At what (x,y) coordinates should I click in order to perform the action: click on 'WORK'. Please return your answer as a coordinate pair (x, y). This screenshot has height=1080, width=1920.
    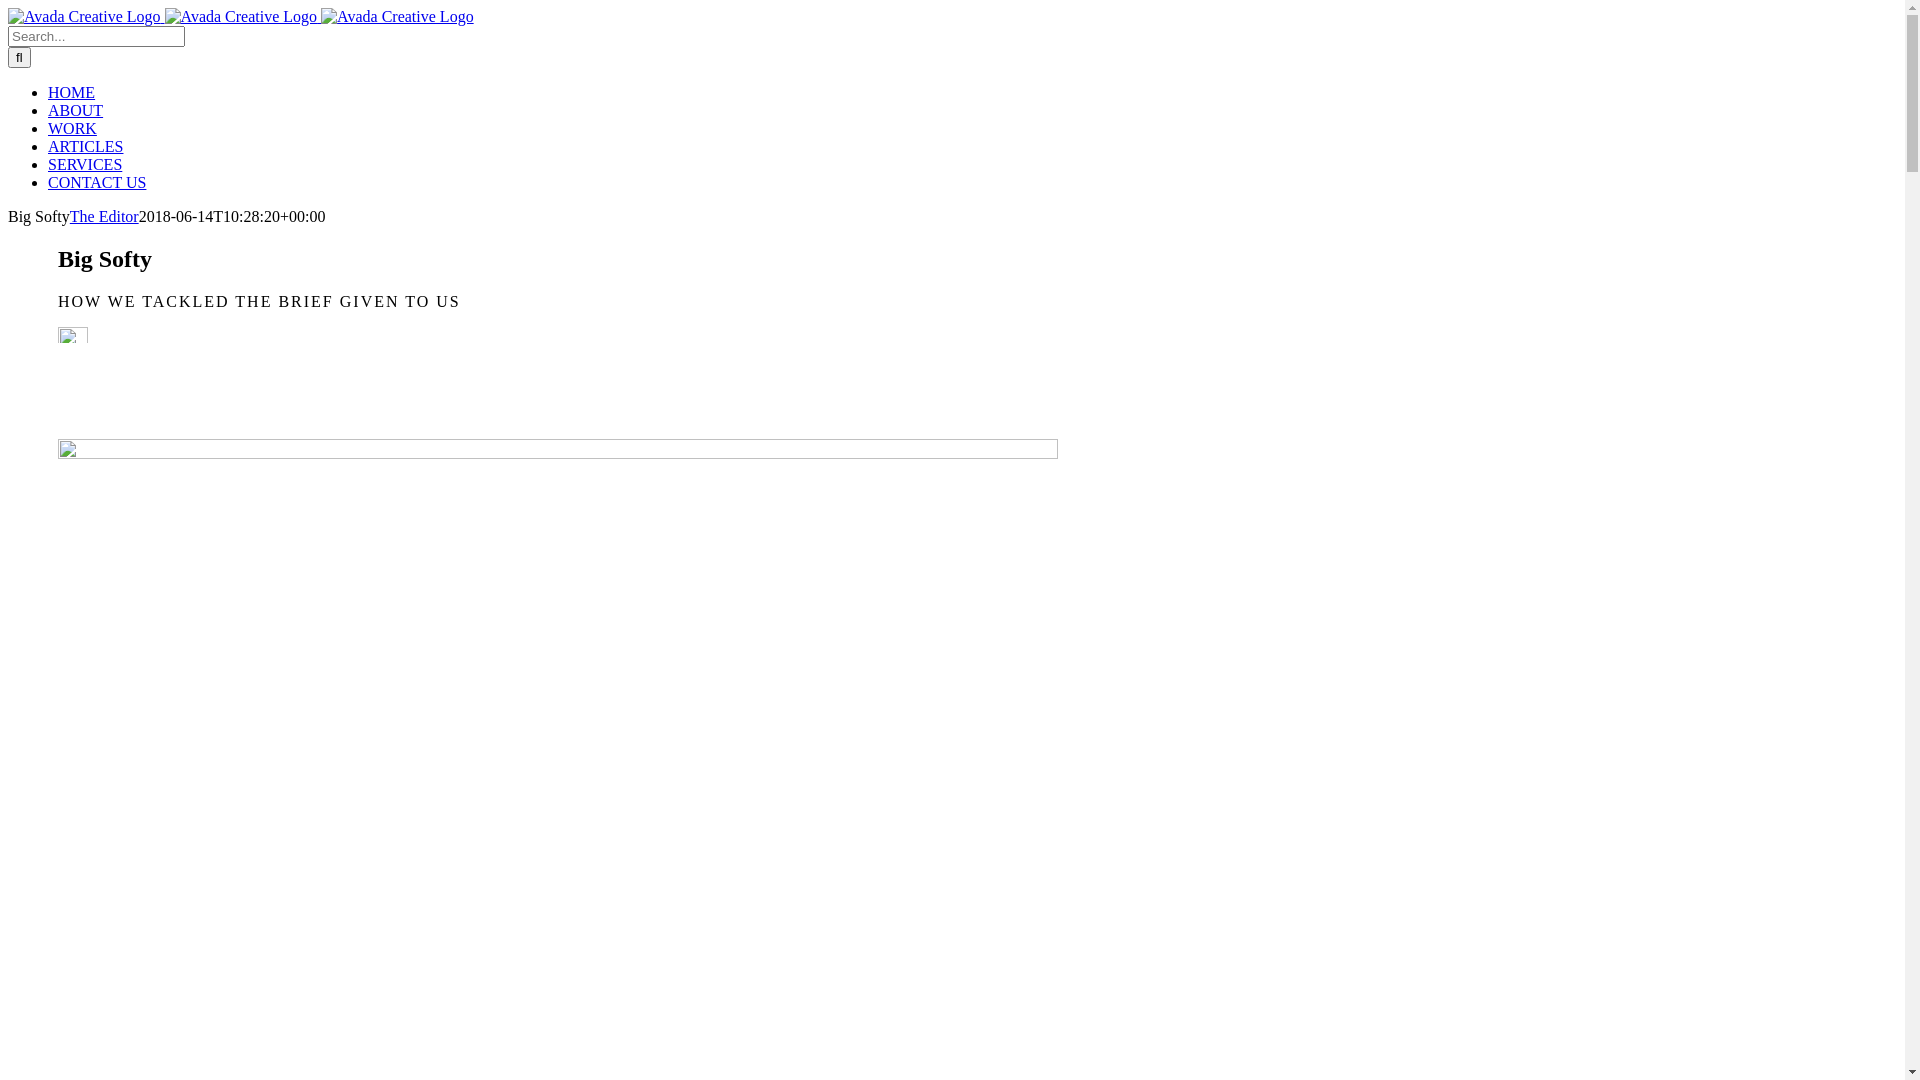
    Looking at the image, I should click on (72, 128).